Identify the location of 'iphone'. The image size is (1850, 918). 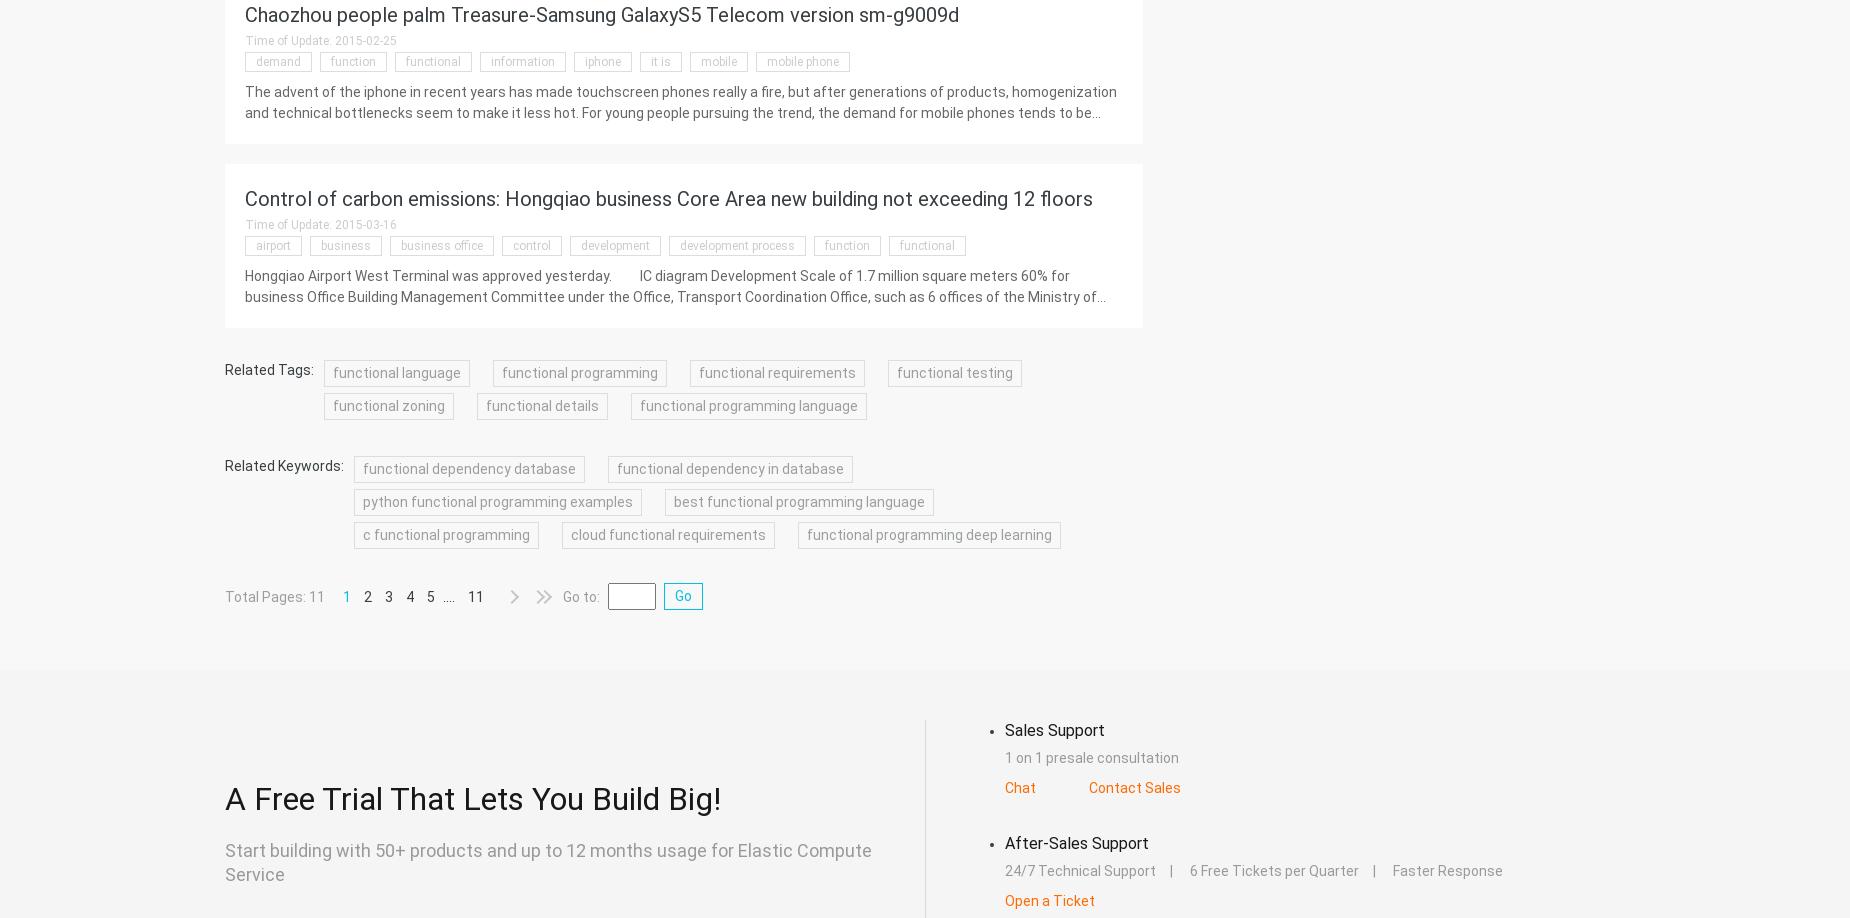
(602, 61).